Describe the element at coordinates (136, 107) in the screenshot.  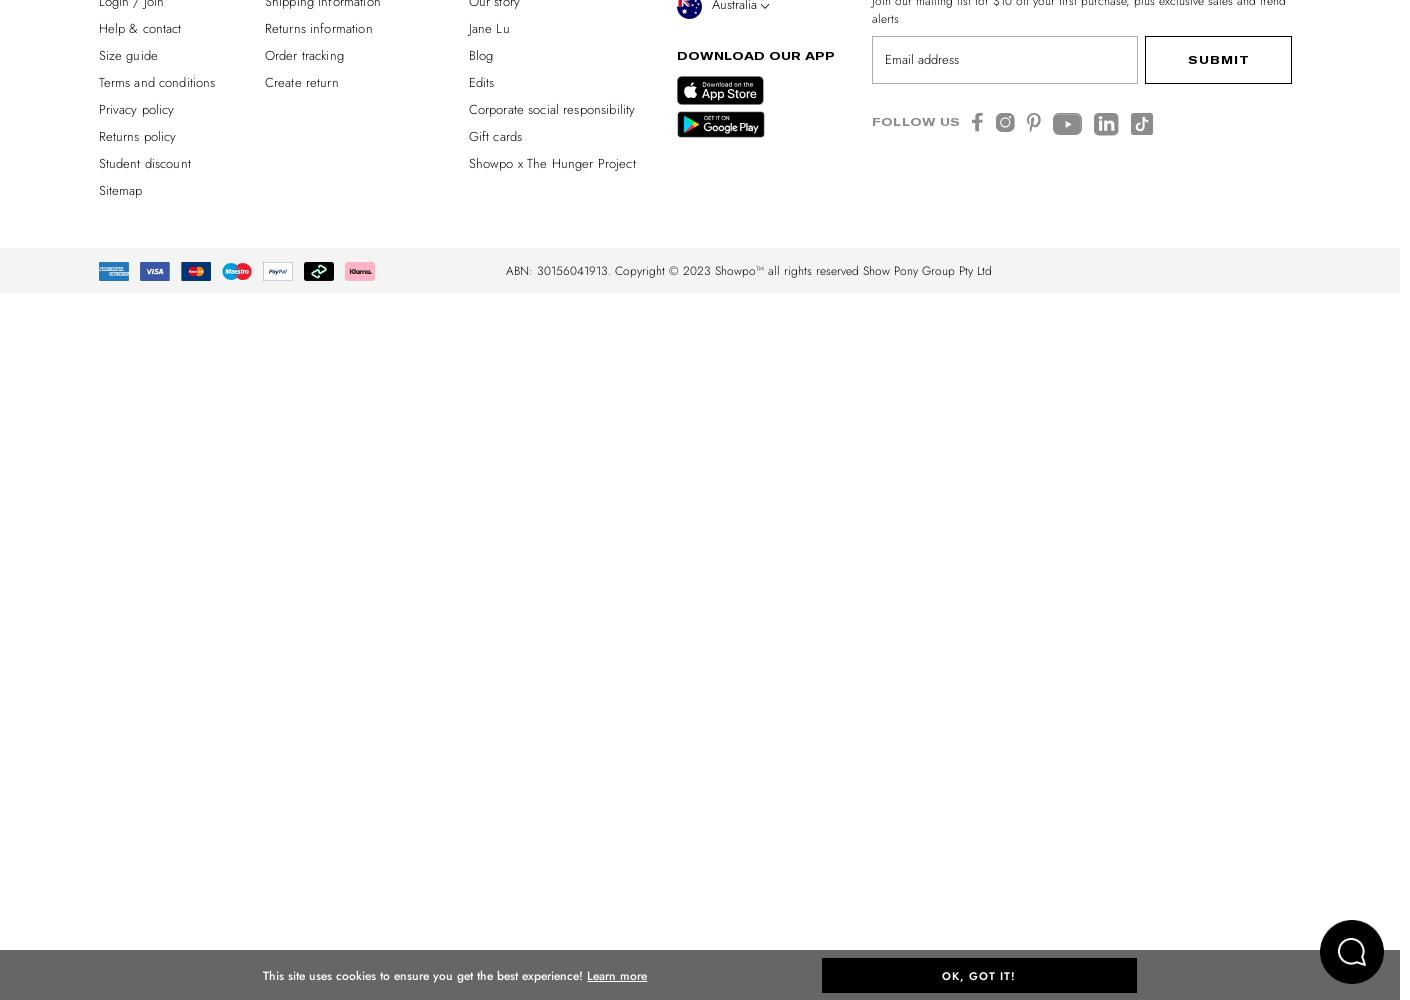
I see `'Privacy policy'` at that location.